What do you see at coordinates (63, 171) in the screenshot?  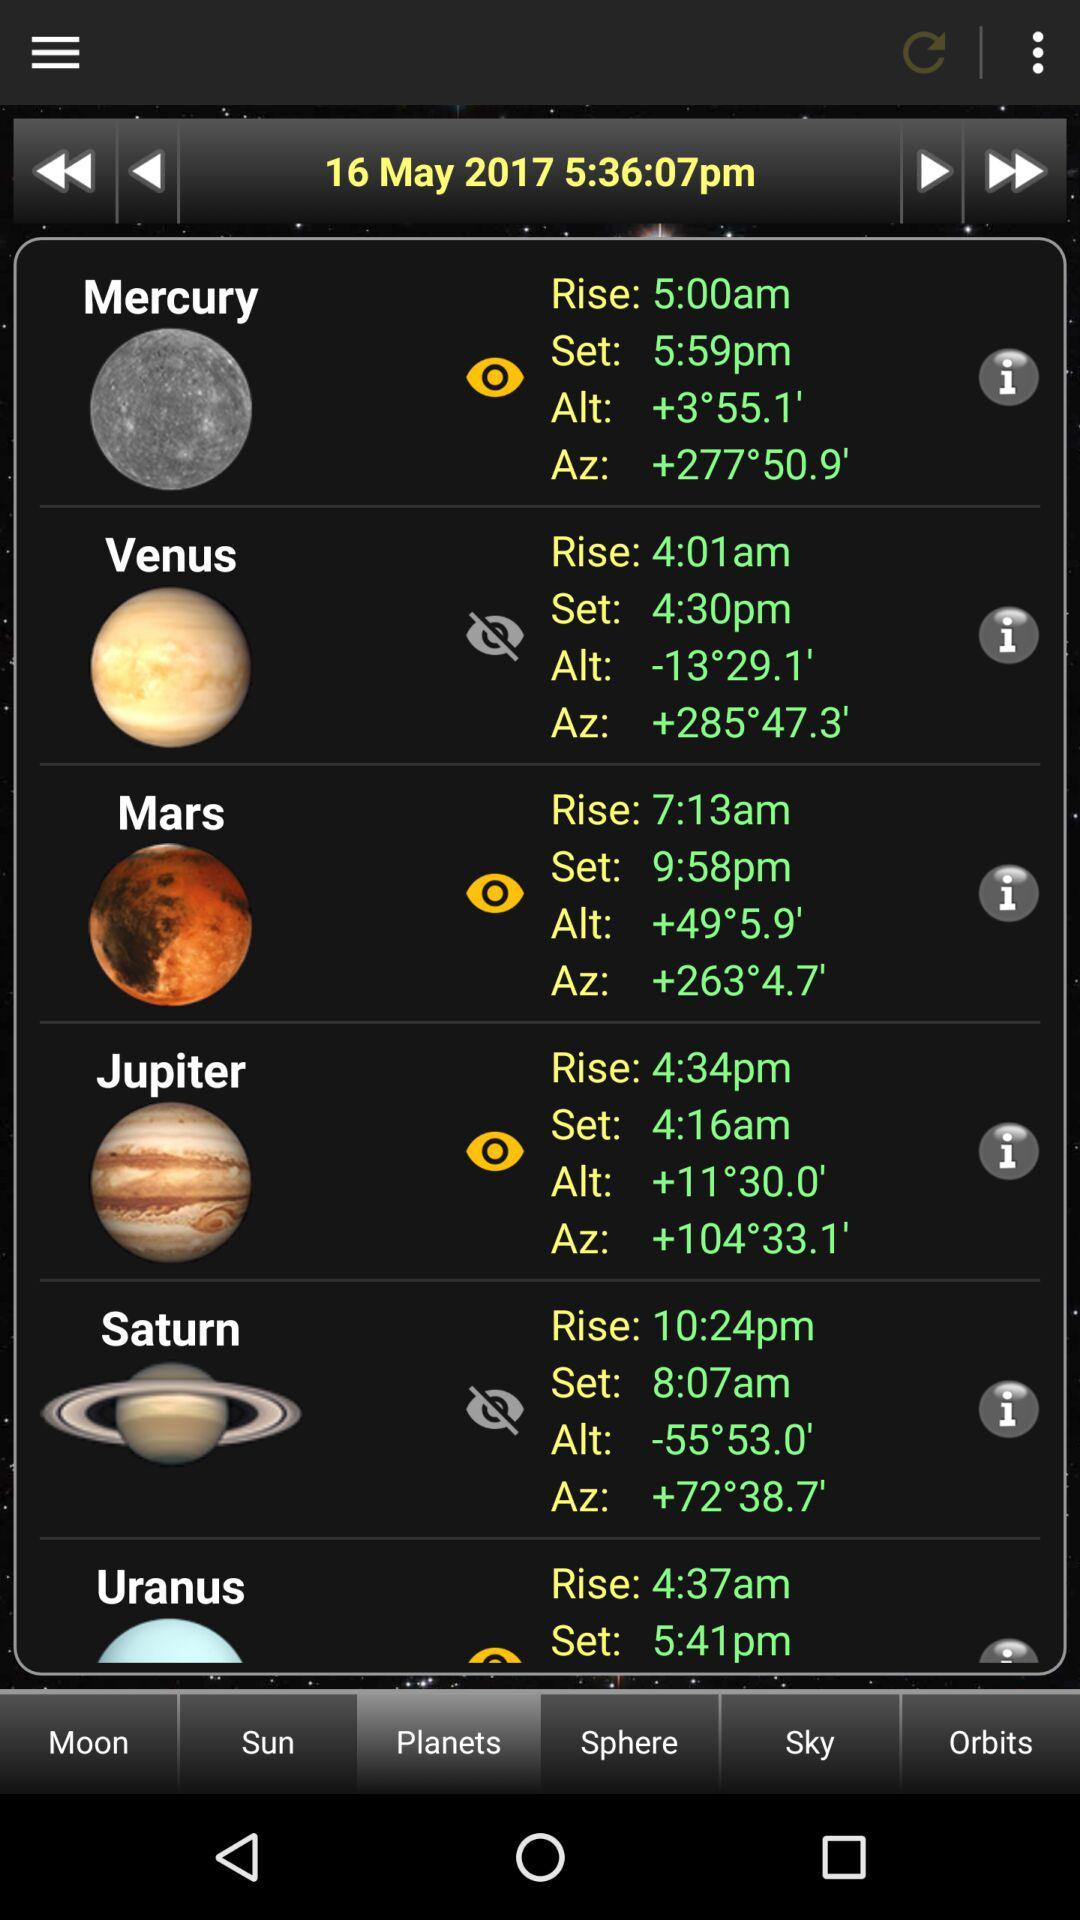 I see `the av_rewind icon` at bounding box center [63, 171].